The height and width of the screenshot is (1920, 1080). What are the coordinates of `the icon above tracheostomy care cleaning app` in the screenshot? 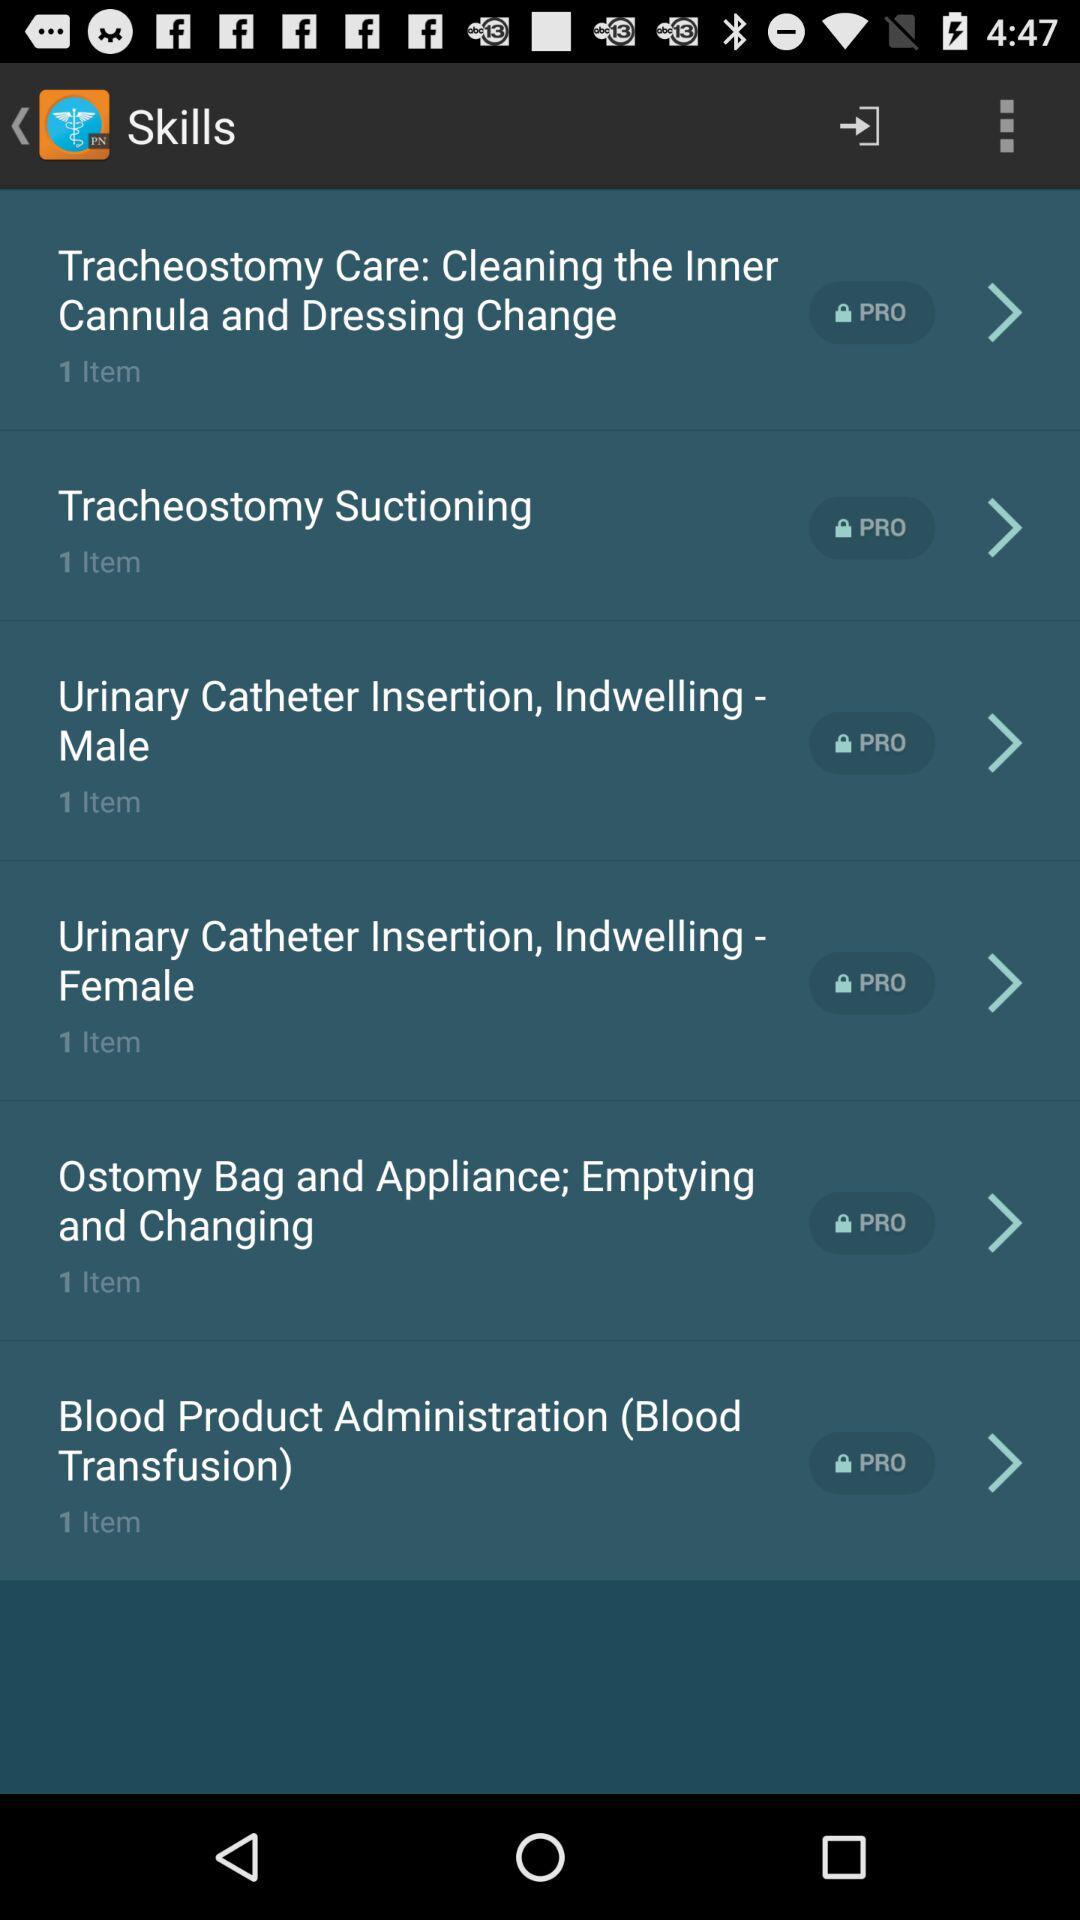 It's located at (540, 189).